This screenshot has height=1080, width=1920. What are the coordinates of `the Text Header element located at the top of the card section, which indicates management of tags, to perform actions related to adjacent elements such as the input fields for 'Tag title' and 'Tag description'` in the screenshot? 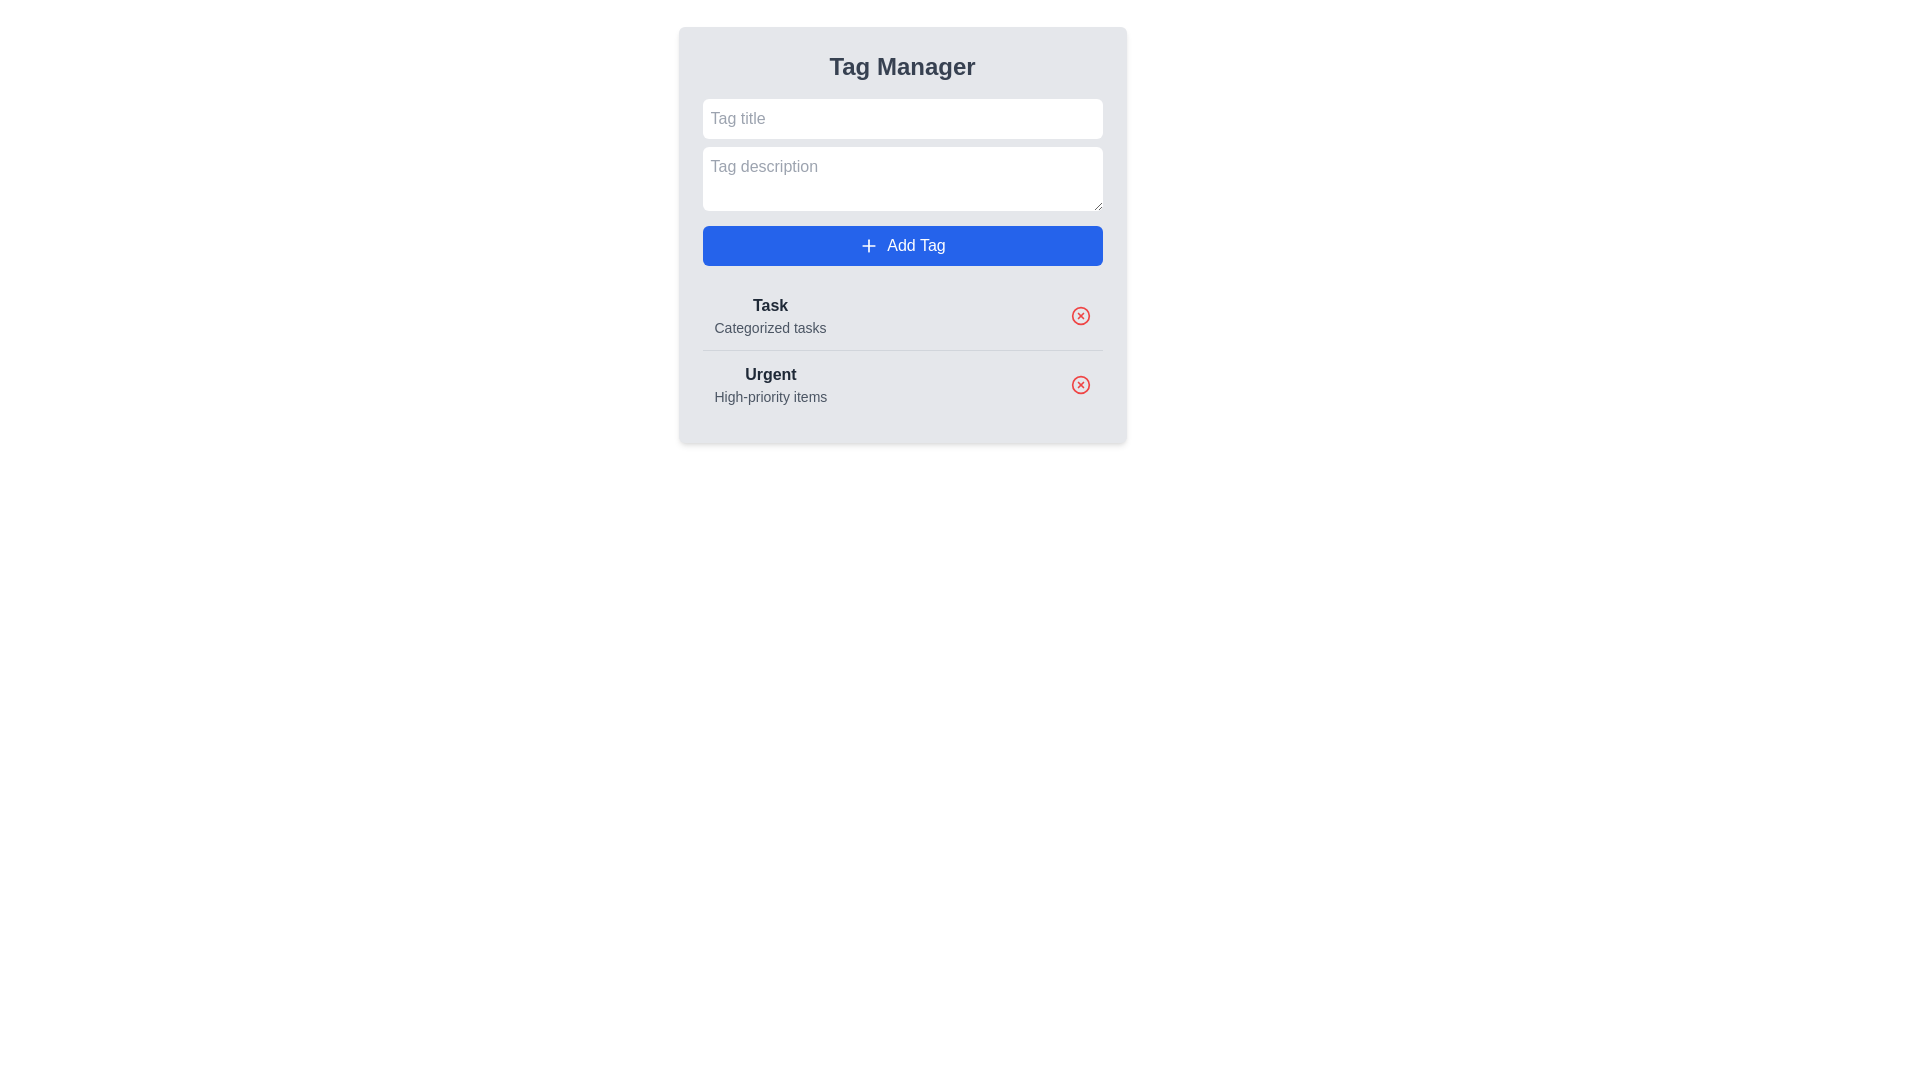 It's located at (901, 65).